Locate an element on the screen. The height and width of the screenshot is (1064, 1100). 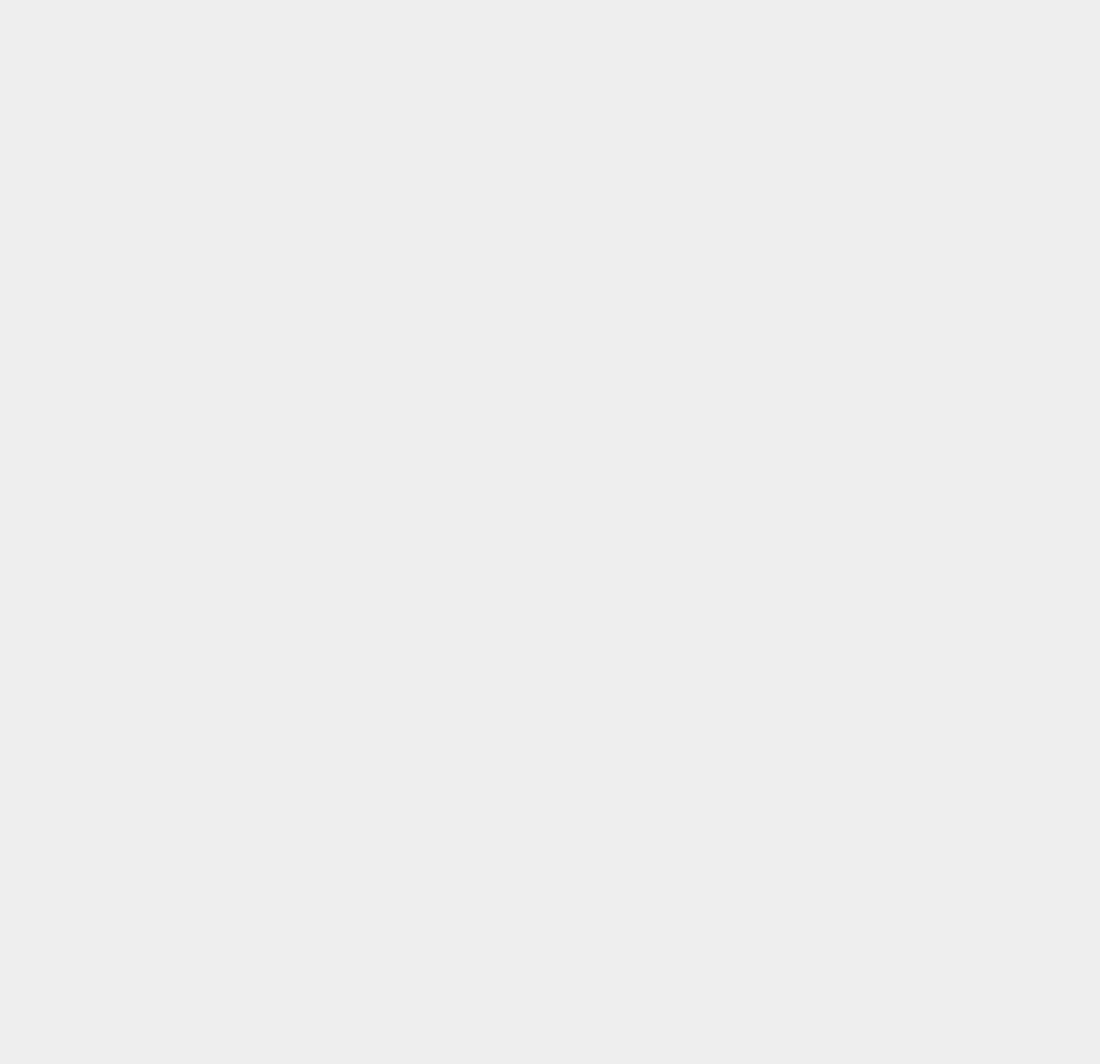
'1' is located at coordinates (204, 545).